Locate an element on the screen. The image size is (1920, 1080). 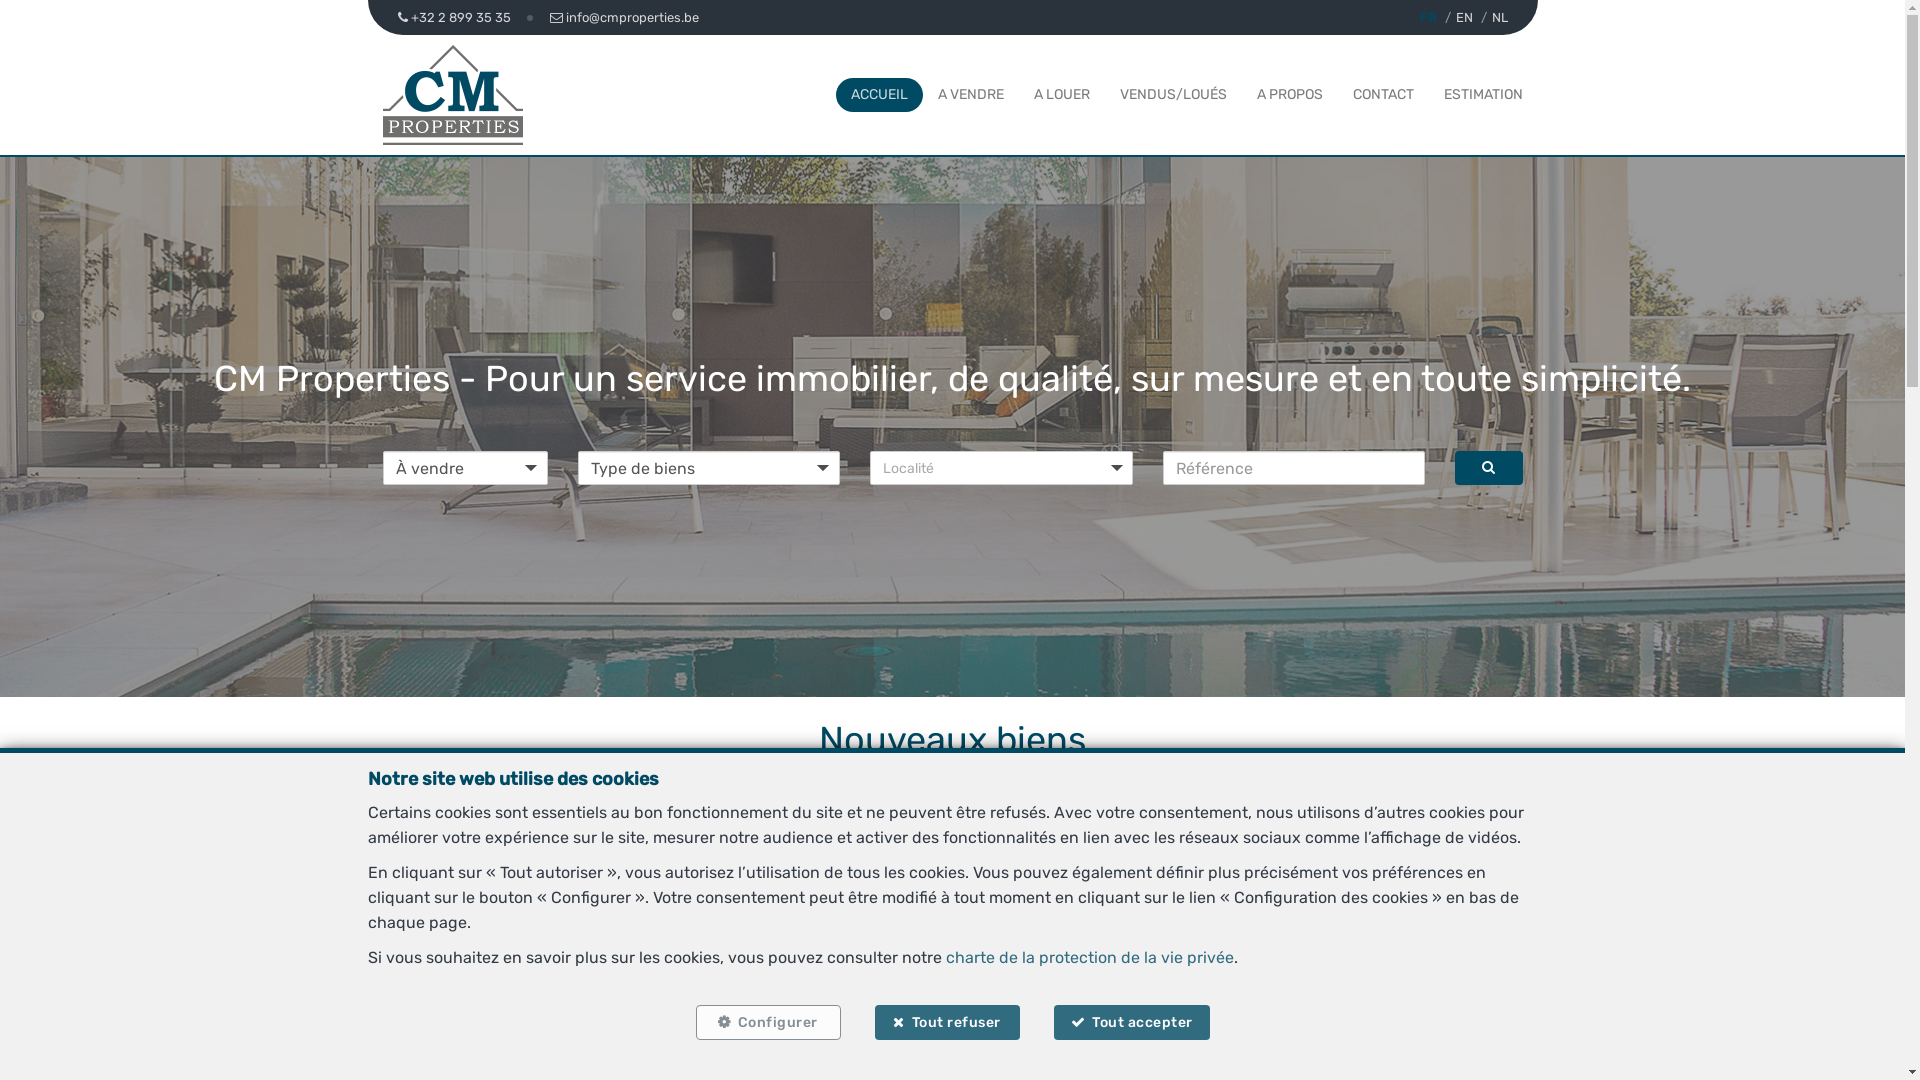
'+32 2 899 35 35' is located at coordinates (455, 17).